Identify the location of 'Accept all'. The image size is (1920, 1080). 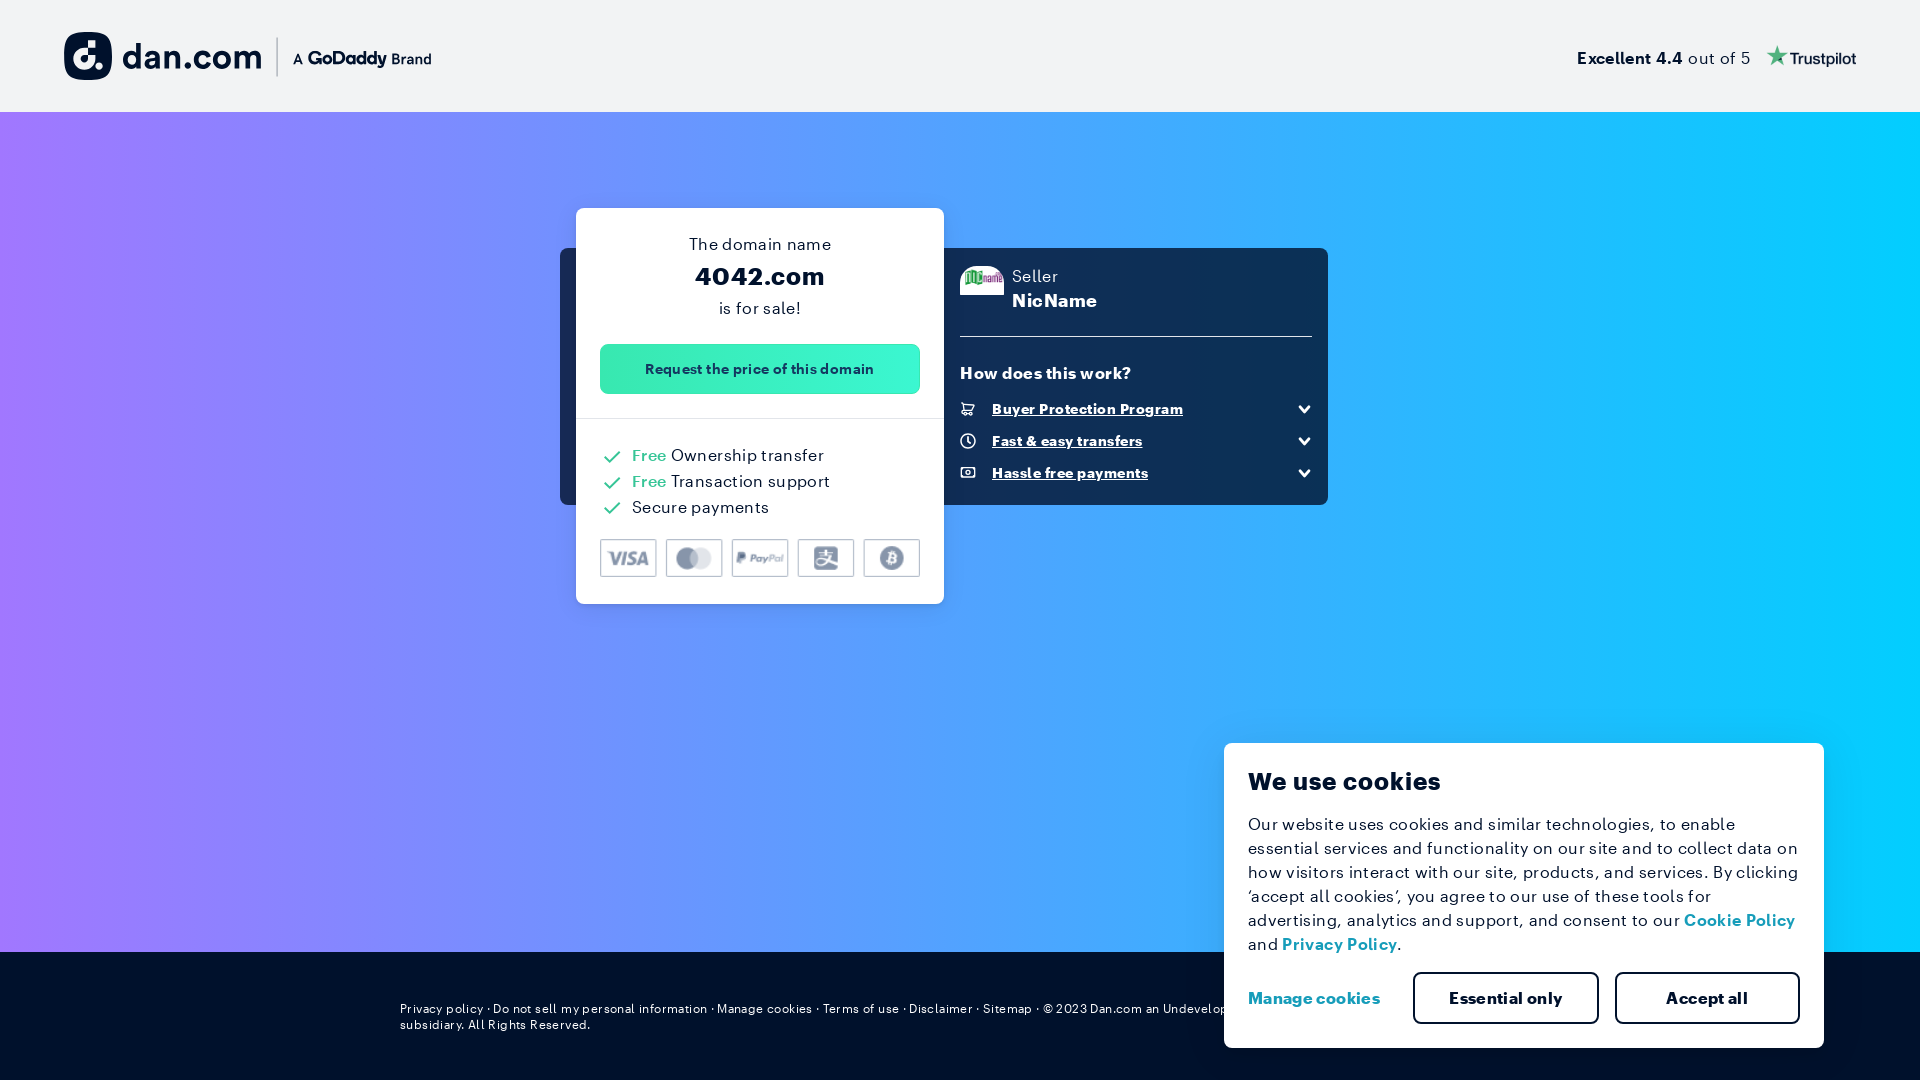
(1613, 998).